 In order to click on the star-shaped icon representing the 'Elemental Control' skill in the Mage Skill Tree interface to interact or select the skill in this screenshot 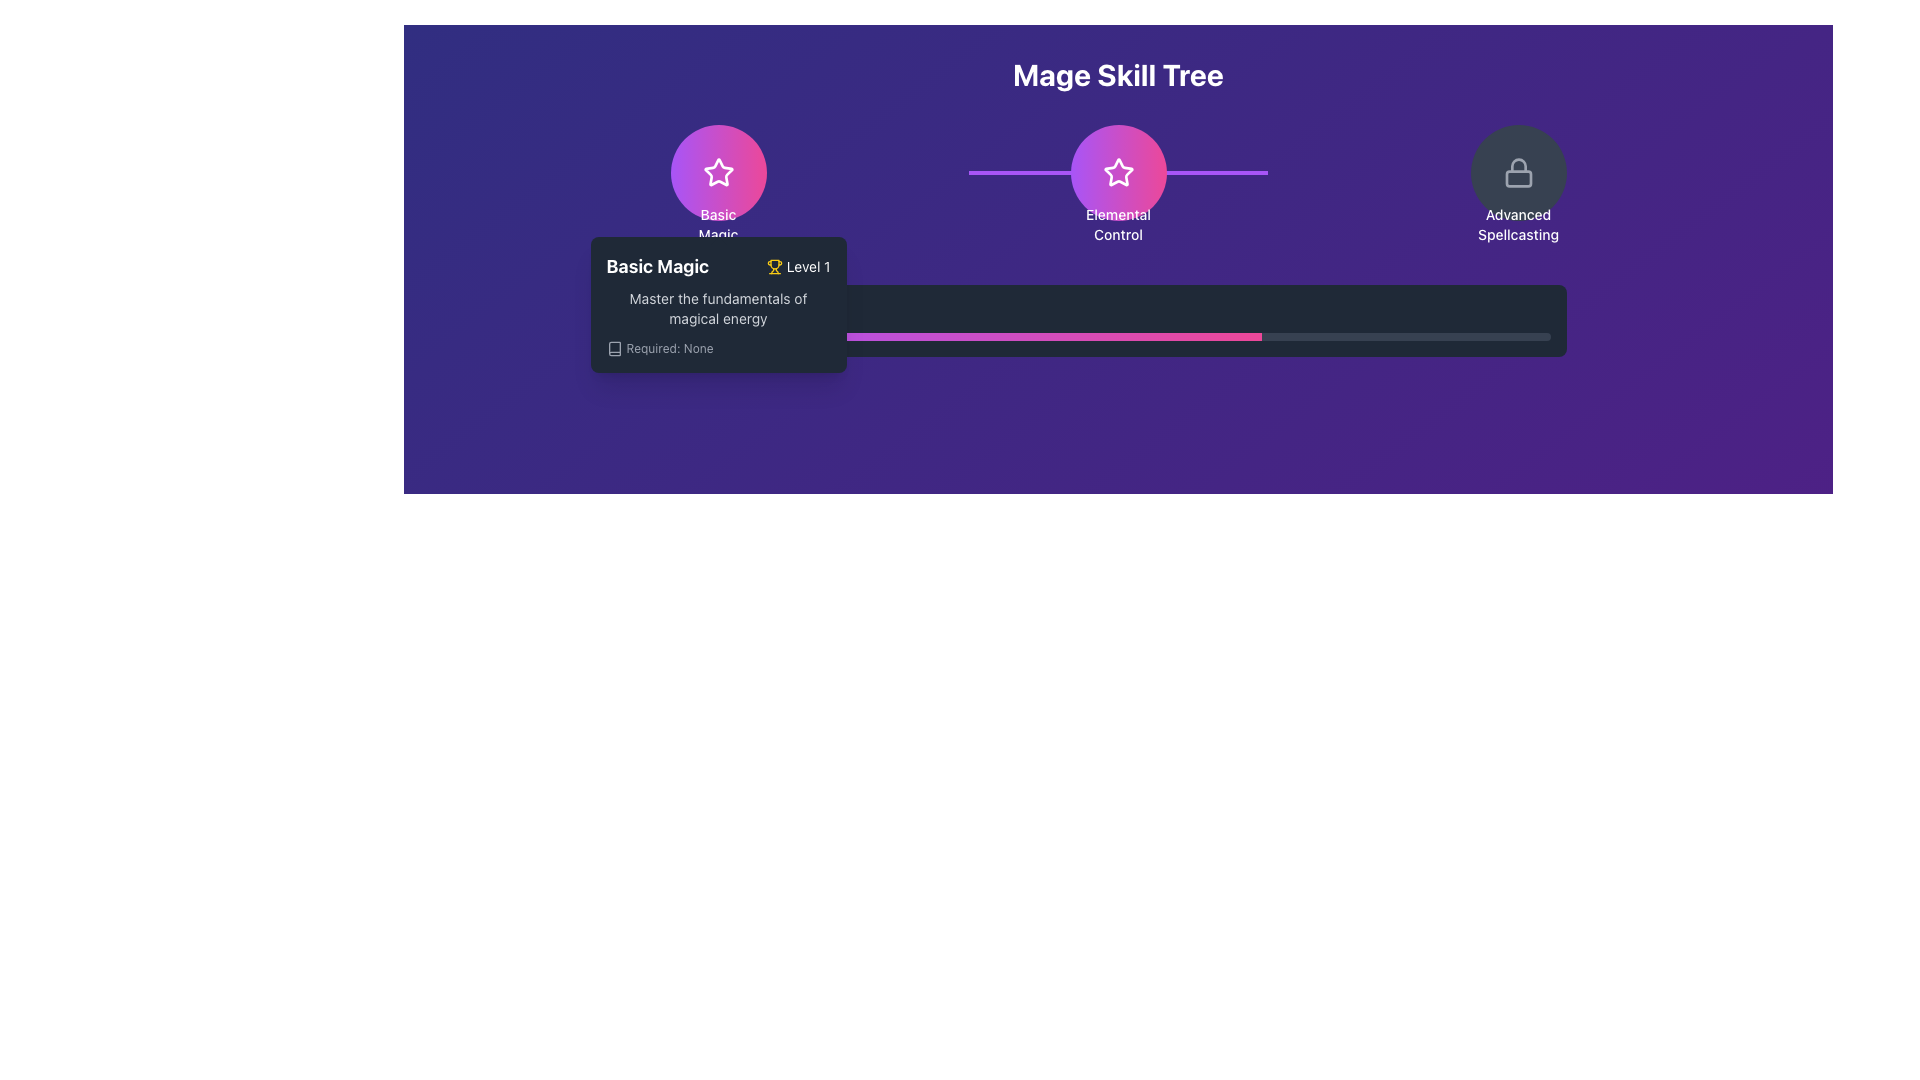, I will do `click(1117, 171)`.